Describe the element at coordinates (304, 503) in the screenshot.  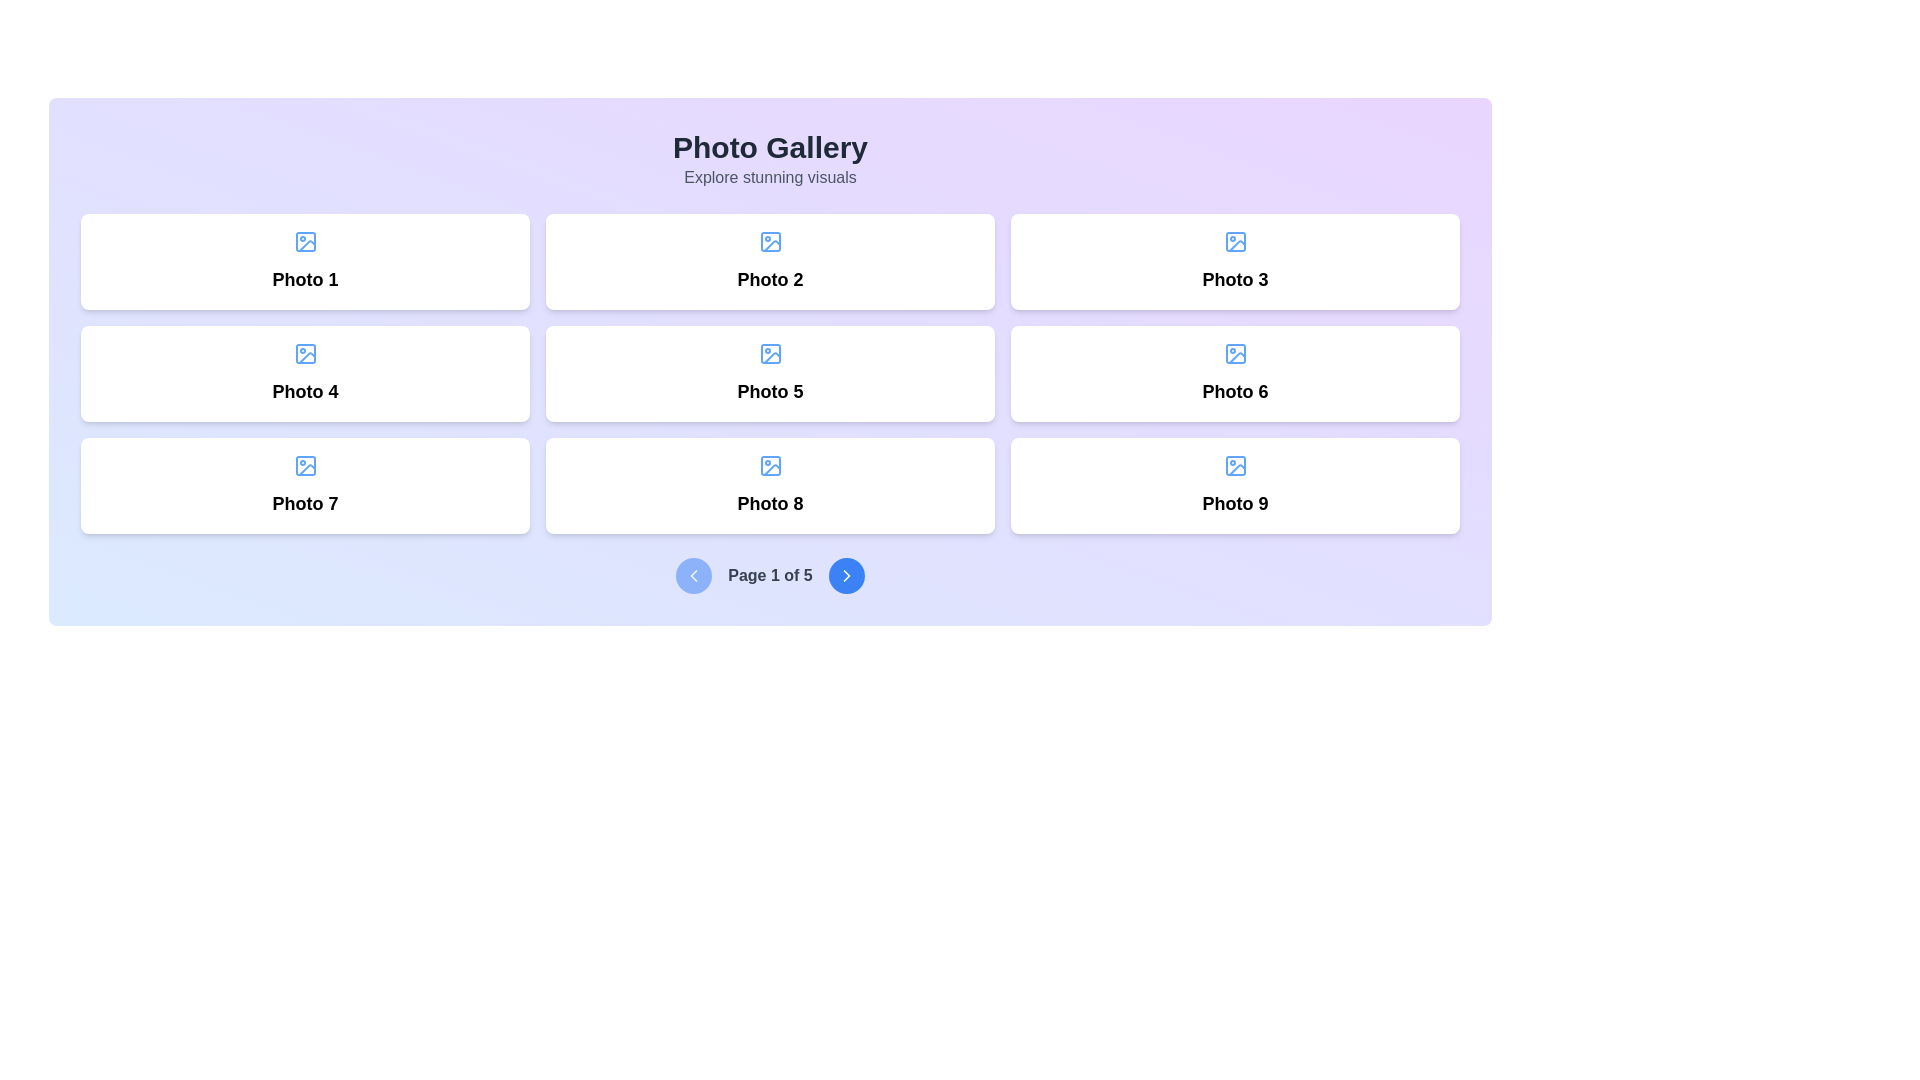
I see `the text label element displaying 'Photo 7', which is styled in bold and large font, located under the 'Photo Gallery' section in the third row and first column of the grid` at that location.